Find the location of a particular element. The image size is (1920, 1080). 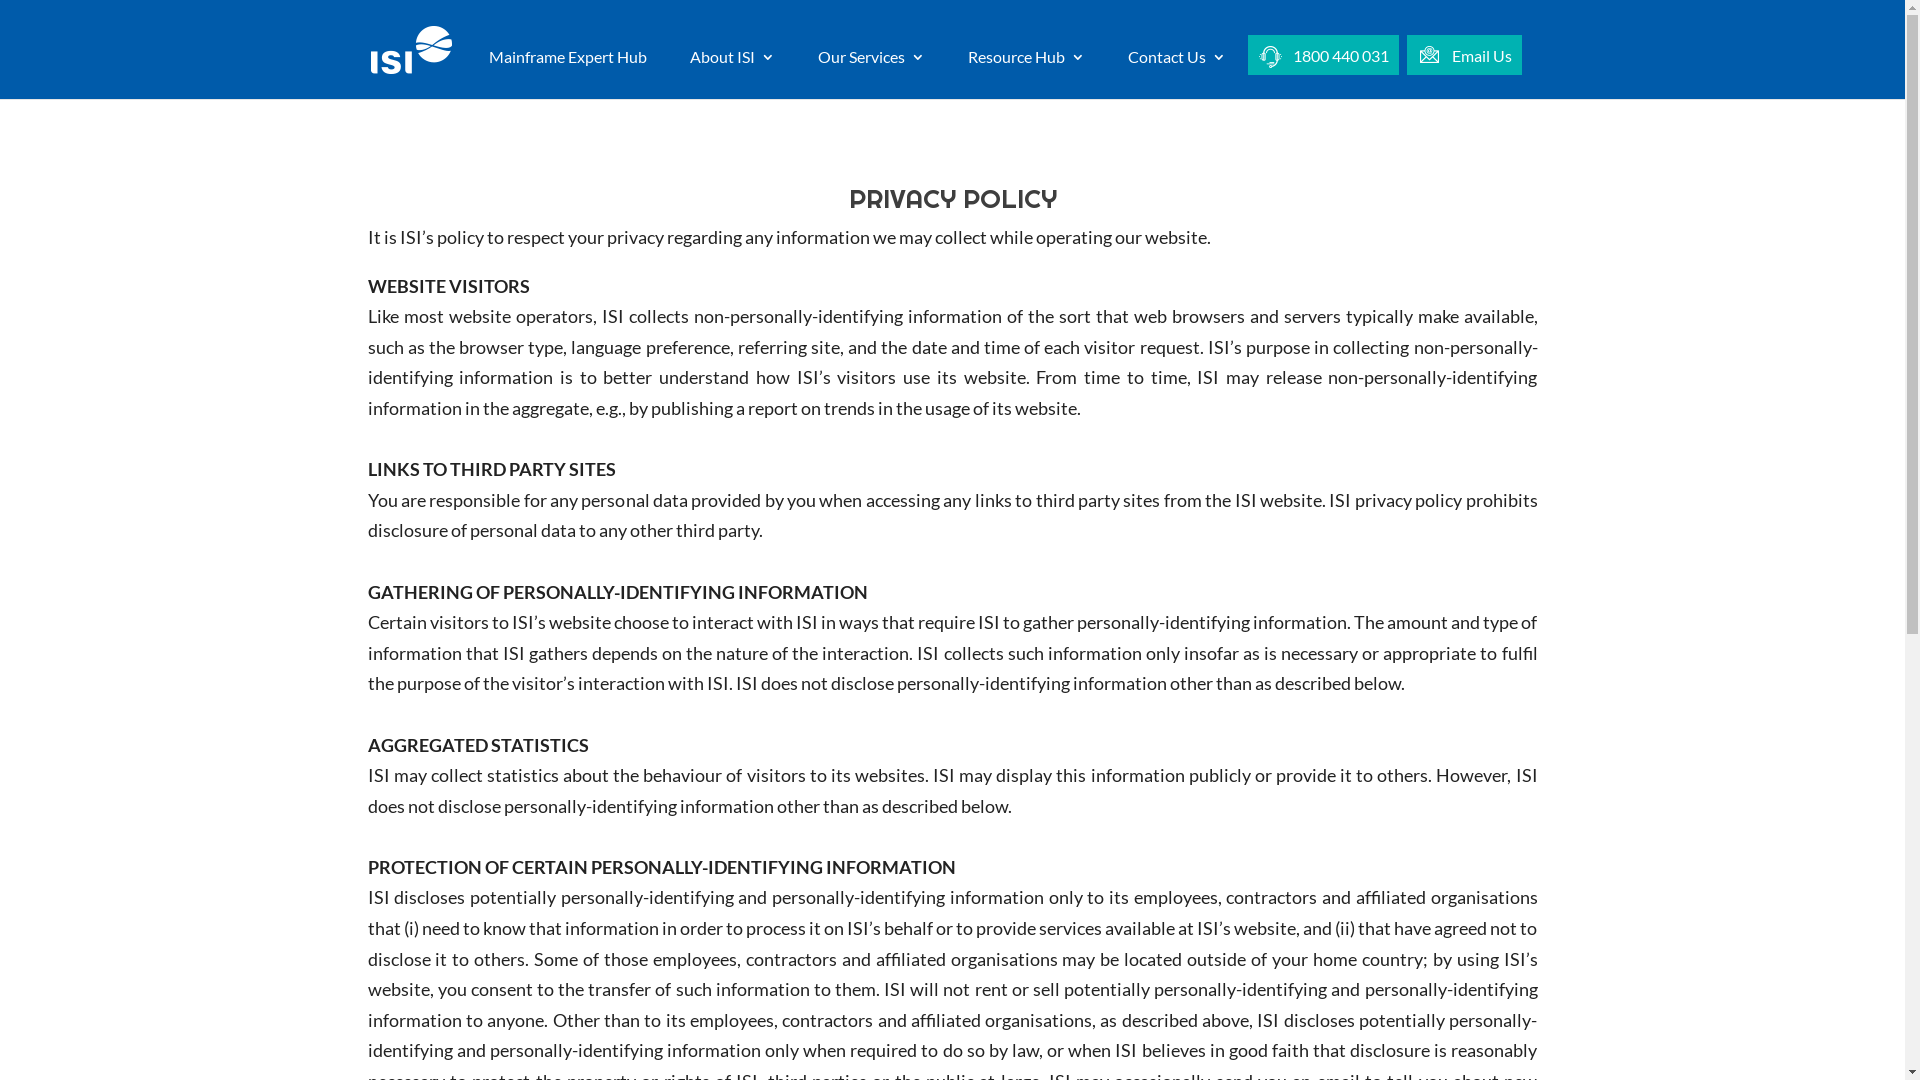

'Mainframe Expert Hub' is located at coordinates (488, 73).